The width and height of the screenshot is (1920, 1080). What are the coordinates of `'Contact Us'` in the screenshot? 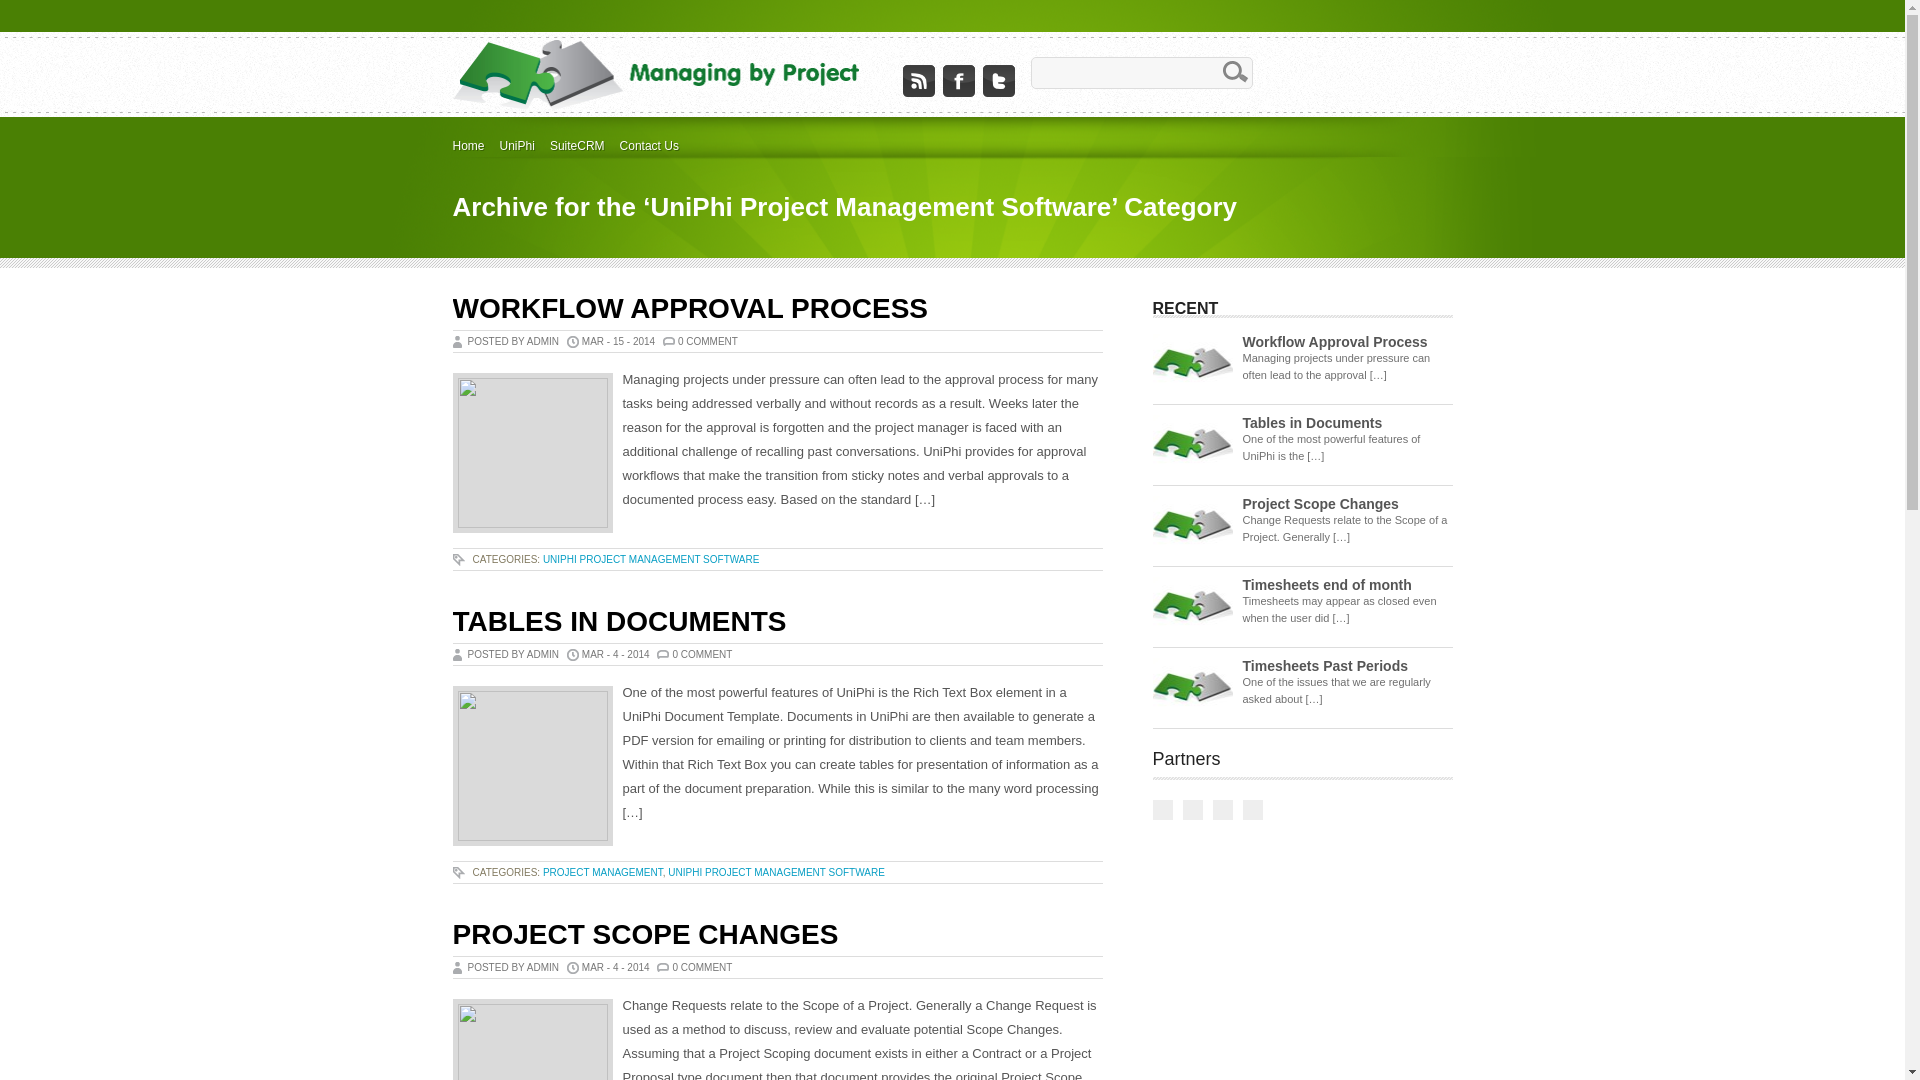 It's located at (657, 145).